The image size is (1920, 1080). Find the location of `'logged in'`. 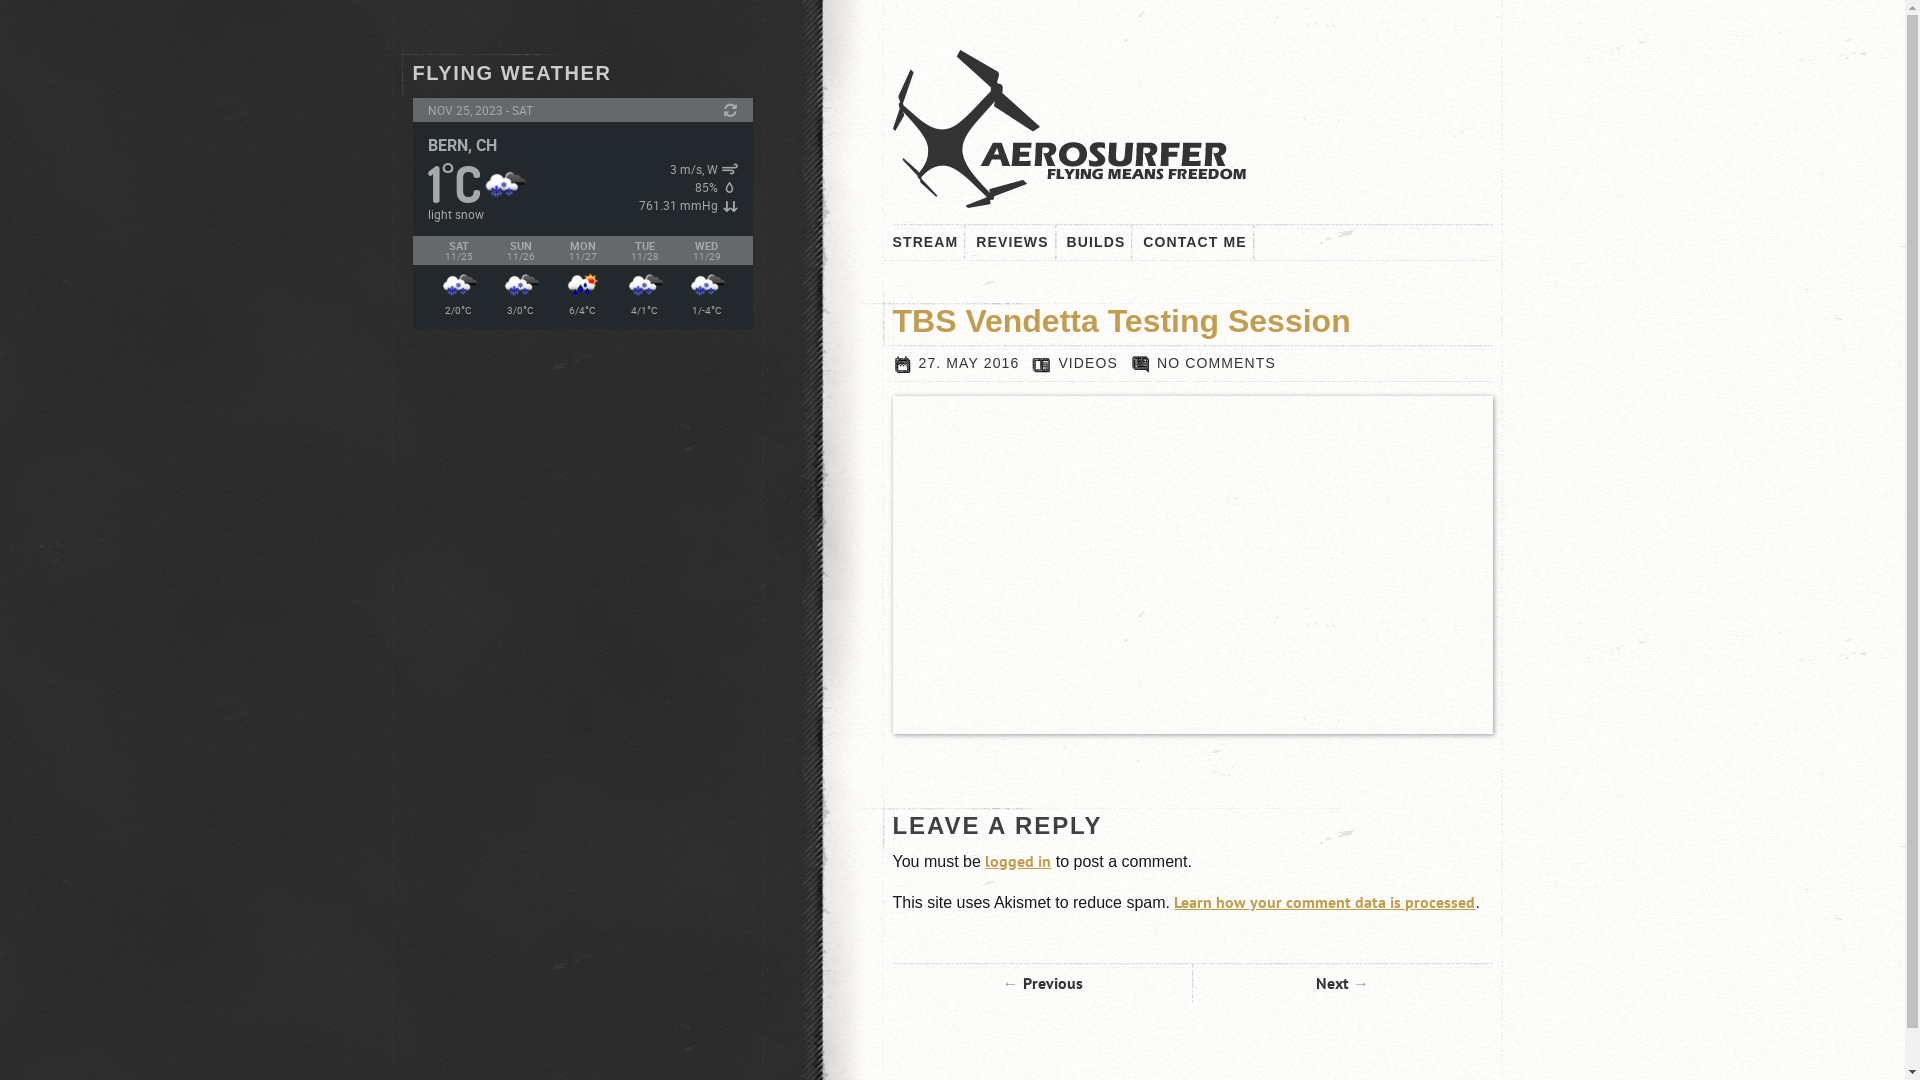

'logged in' is located at coordinates (1017, 859).